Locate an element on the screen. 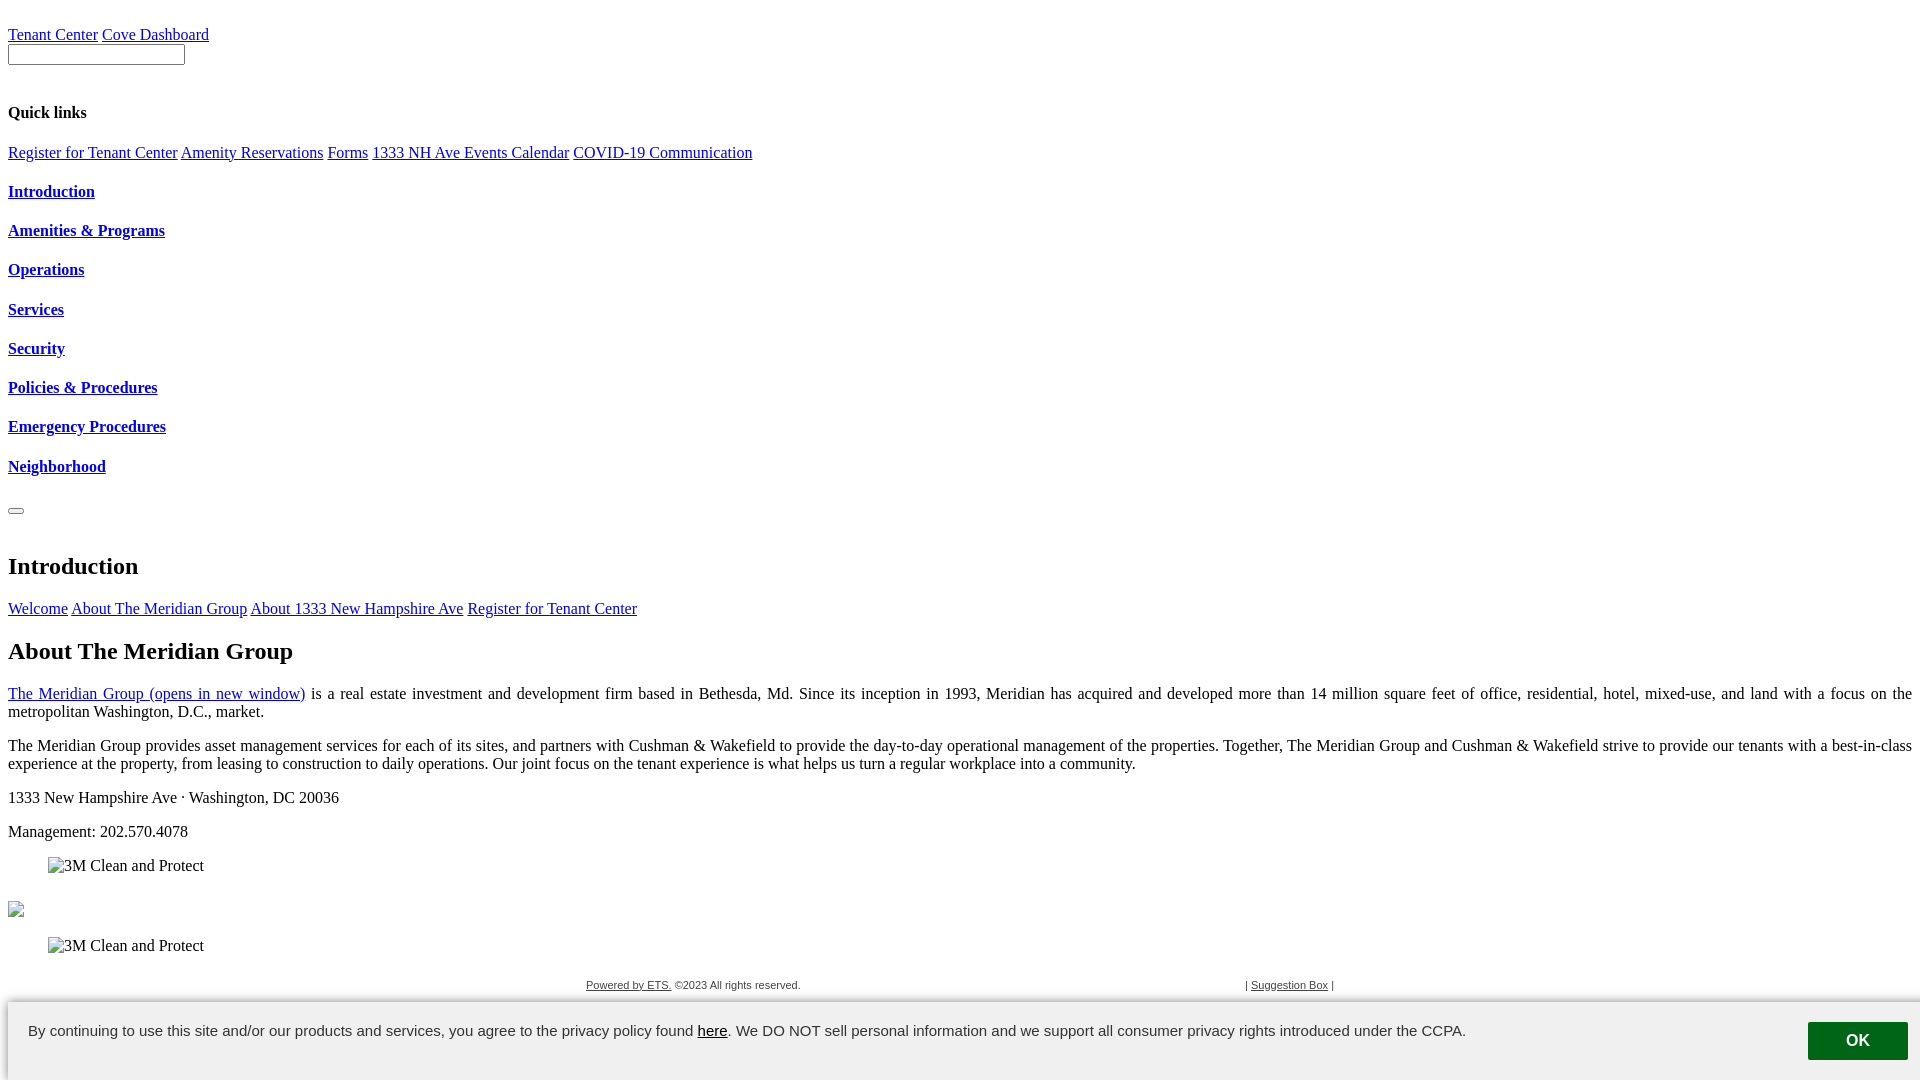 This screenshot has width=1920, height=1080. 'The Meridian Group (opens in new window)' is located at coordinates (155, 692).